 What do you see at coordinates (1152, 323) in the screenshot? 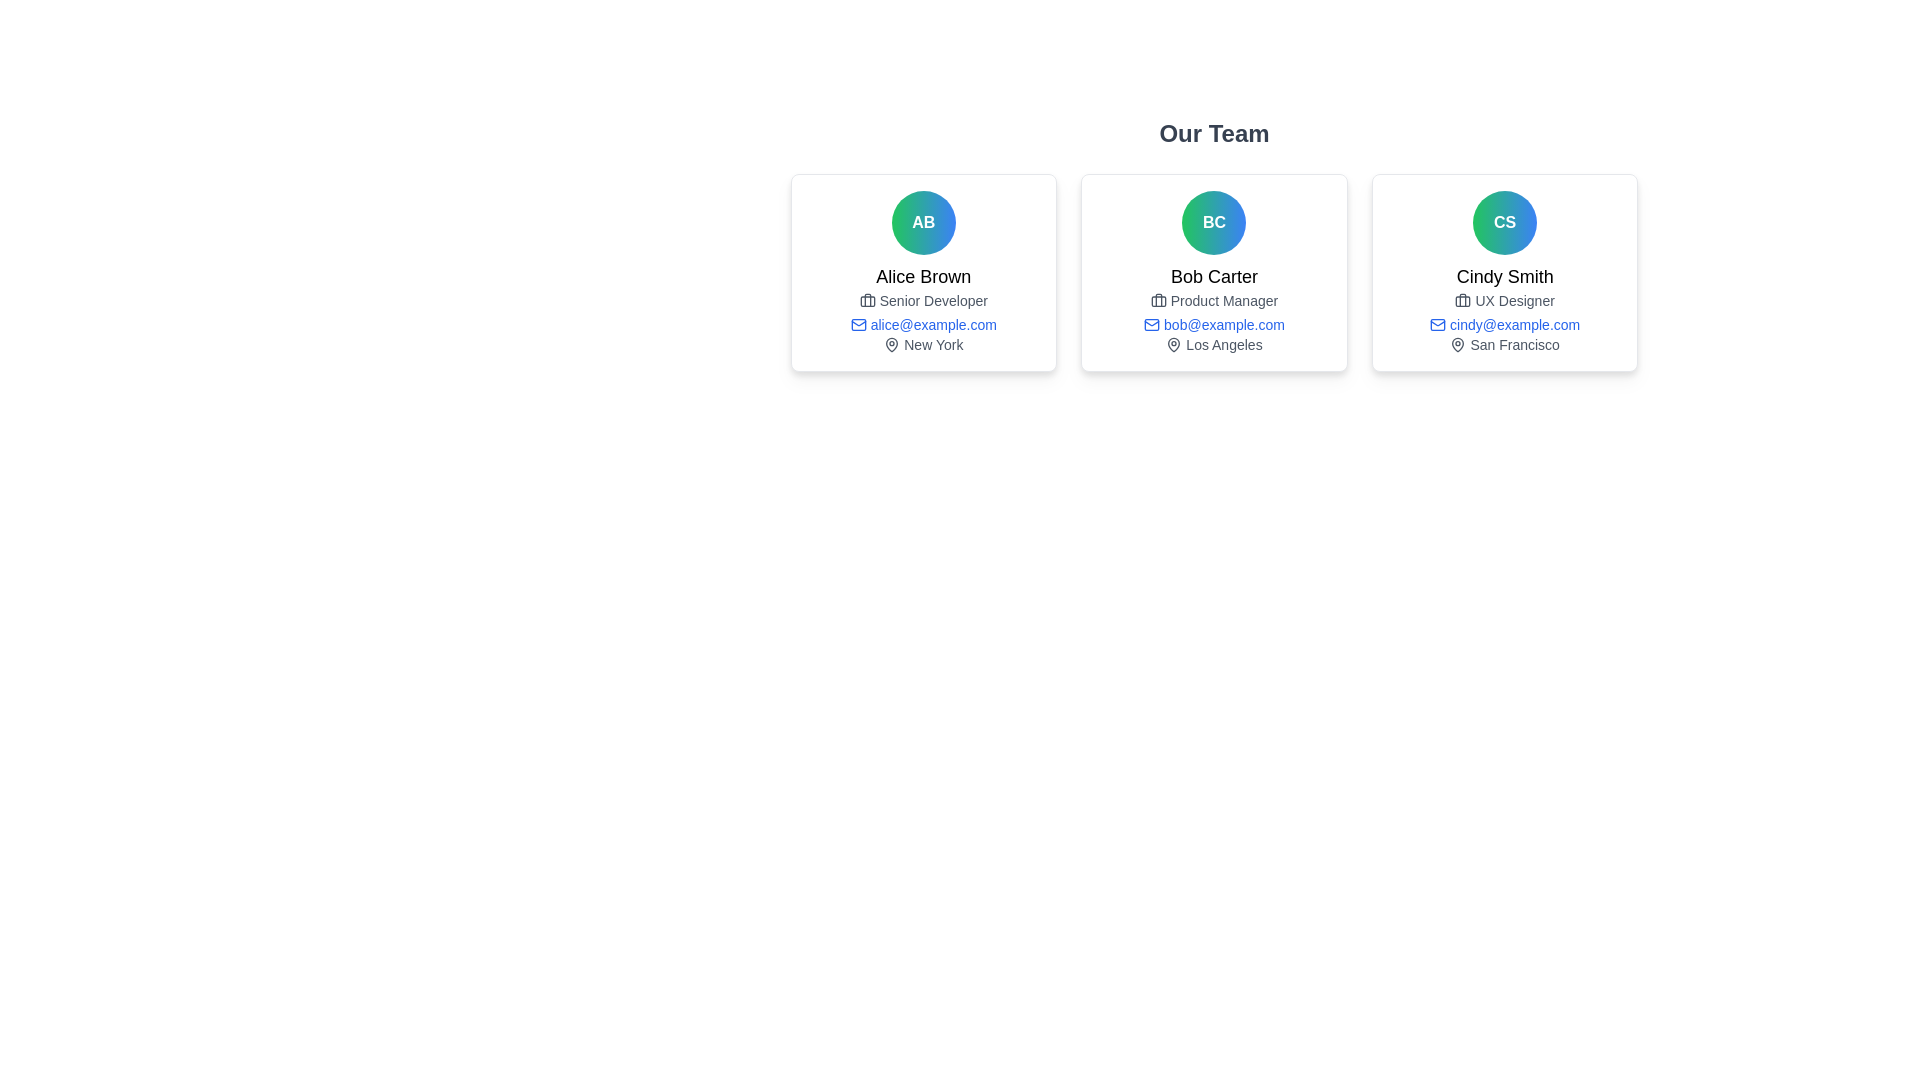
I see `the email icon component in Bob Carter's contact card, which is represented by a larger rectangle within the email envelope icon located below his name and profession` at bounding box center [1152, 323].